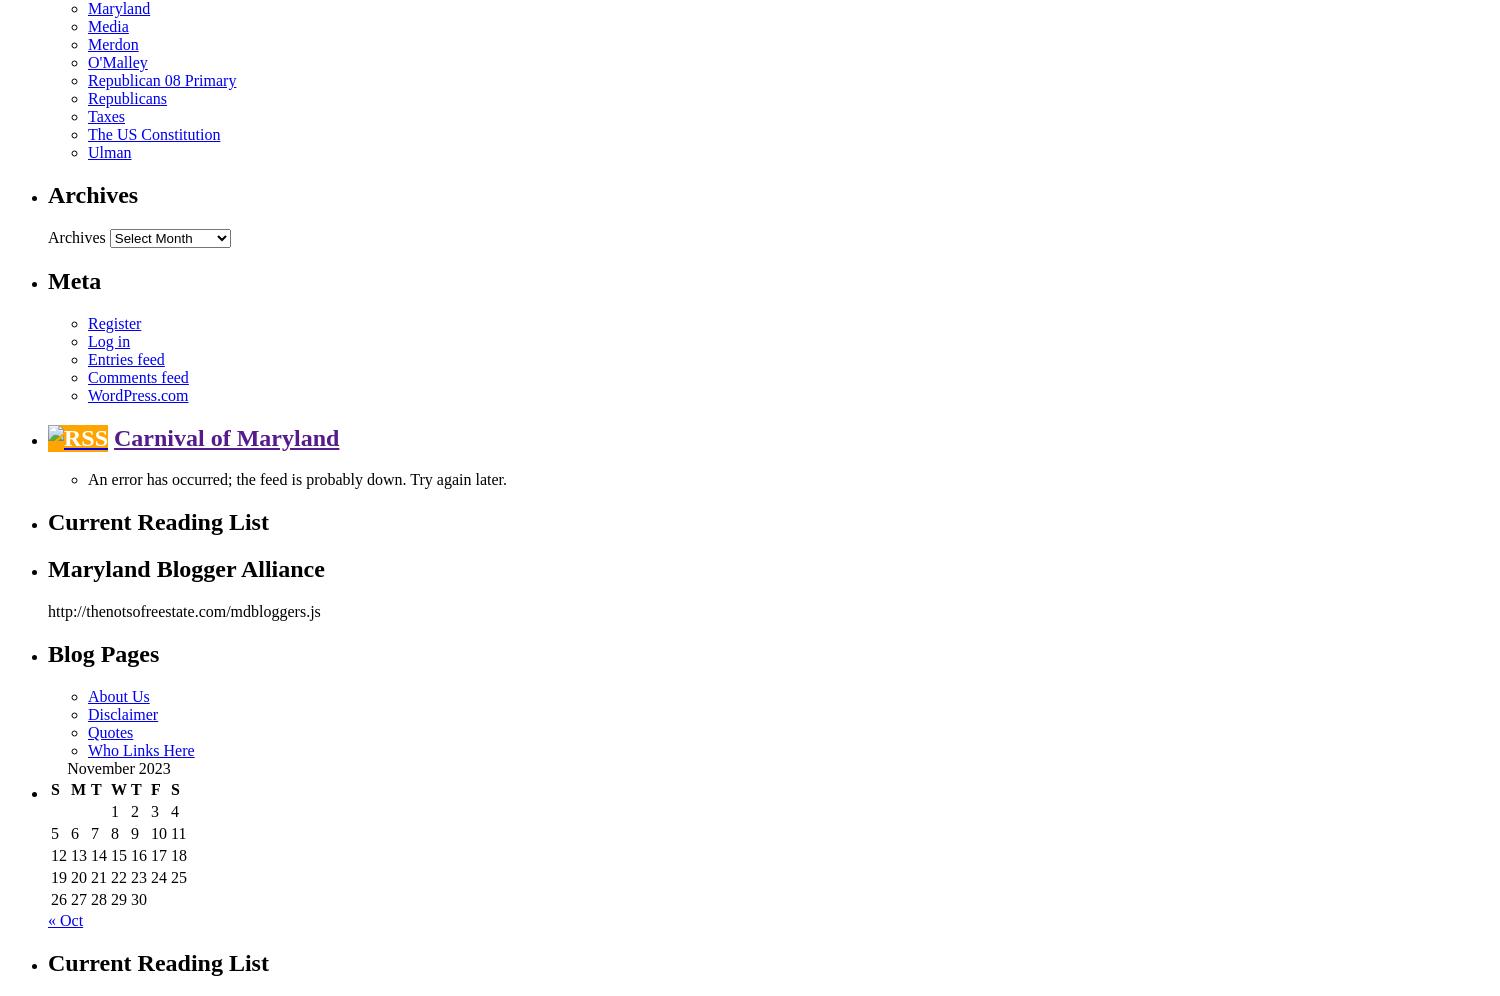 This screenshot has height=996, width=1500. Describe the element at coordinates (151, 876) in the screenshot. I see `'24'` at that location.